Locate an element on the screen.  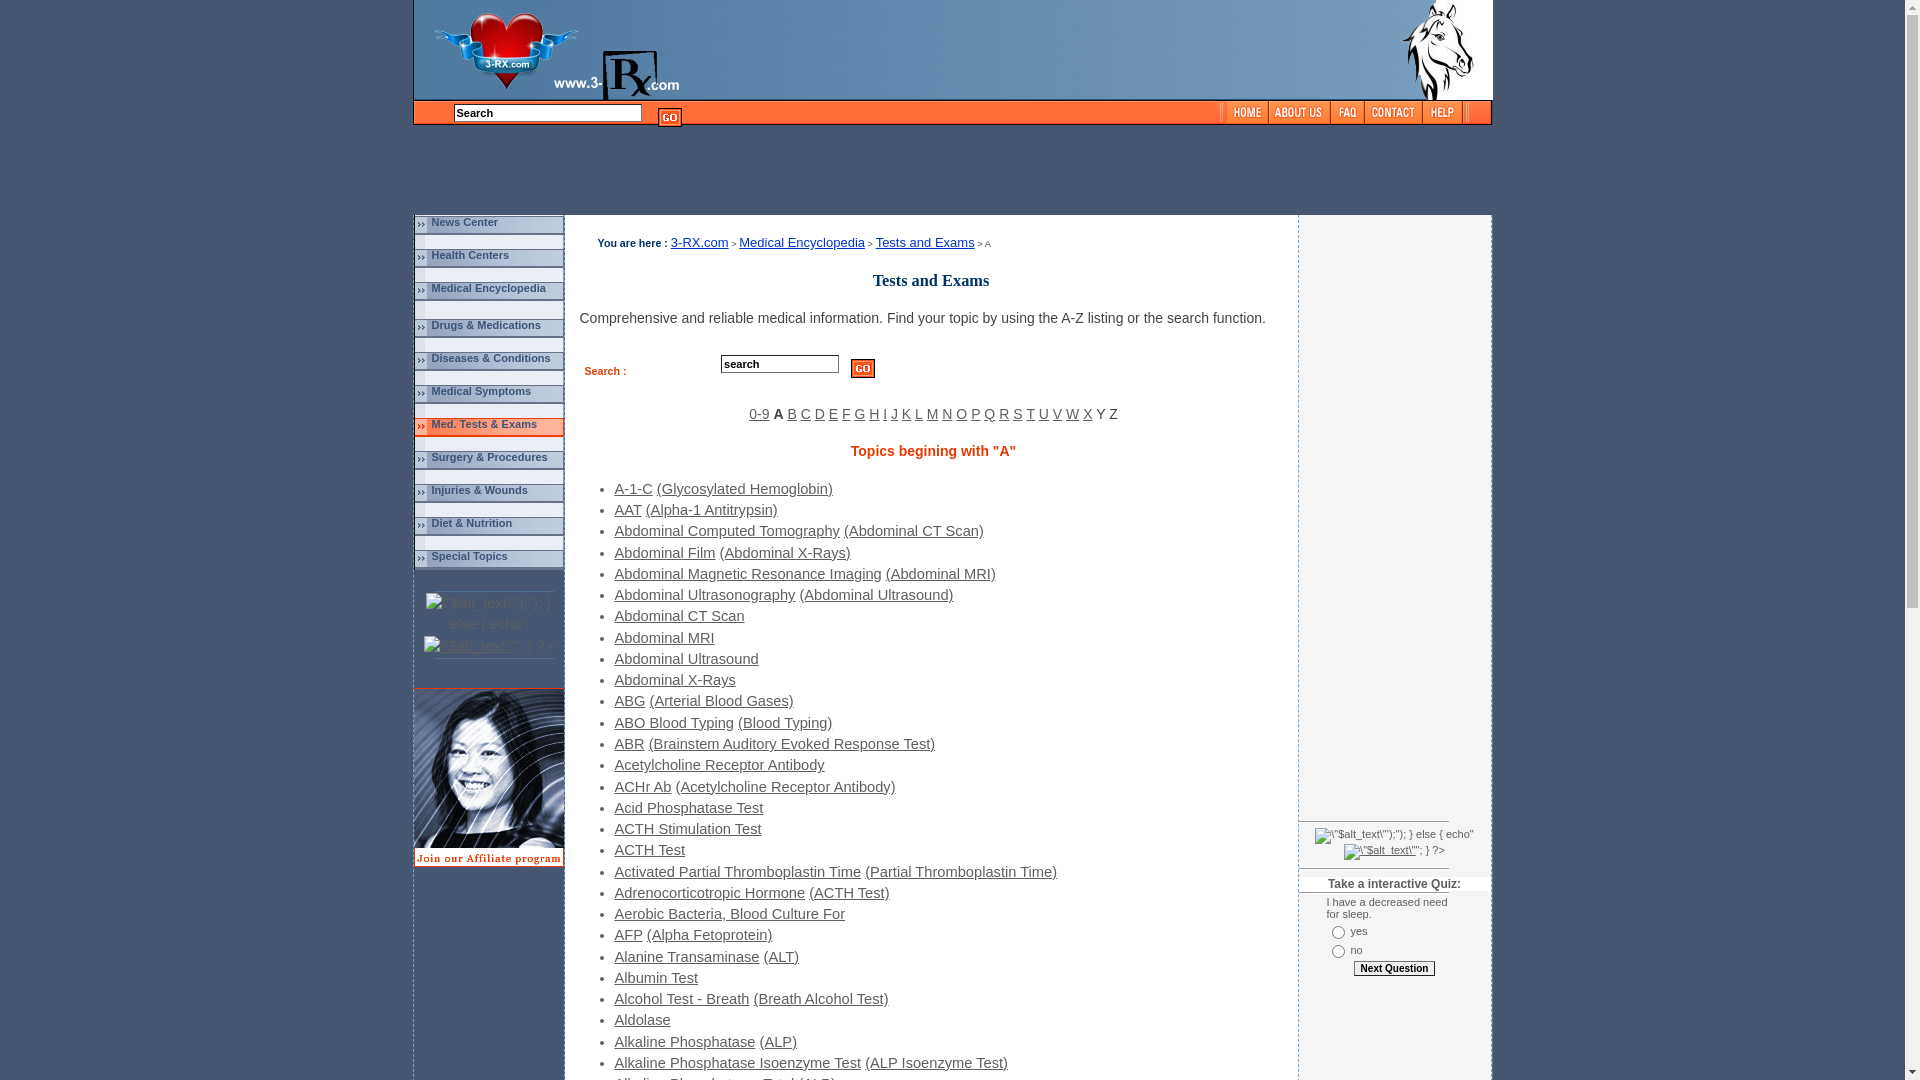
'Alanine Transaminase' is located at coordinates (686, 955).